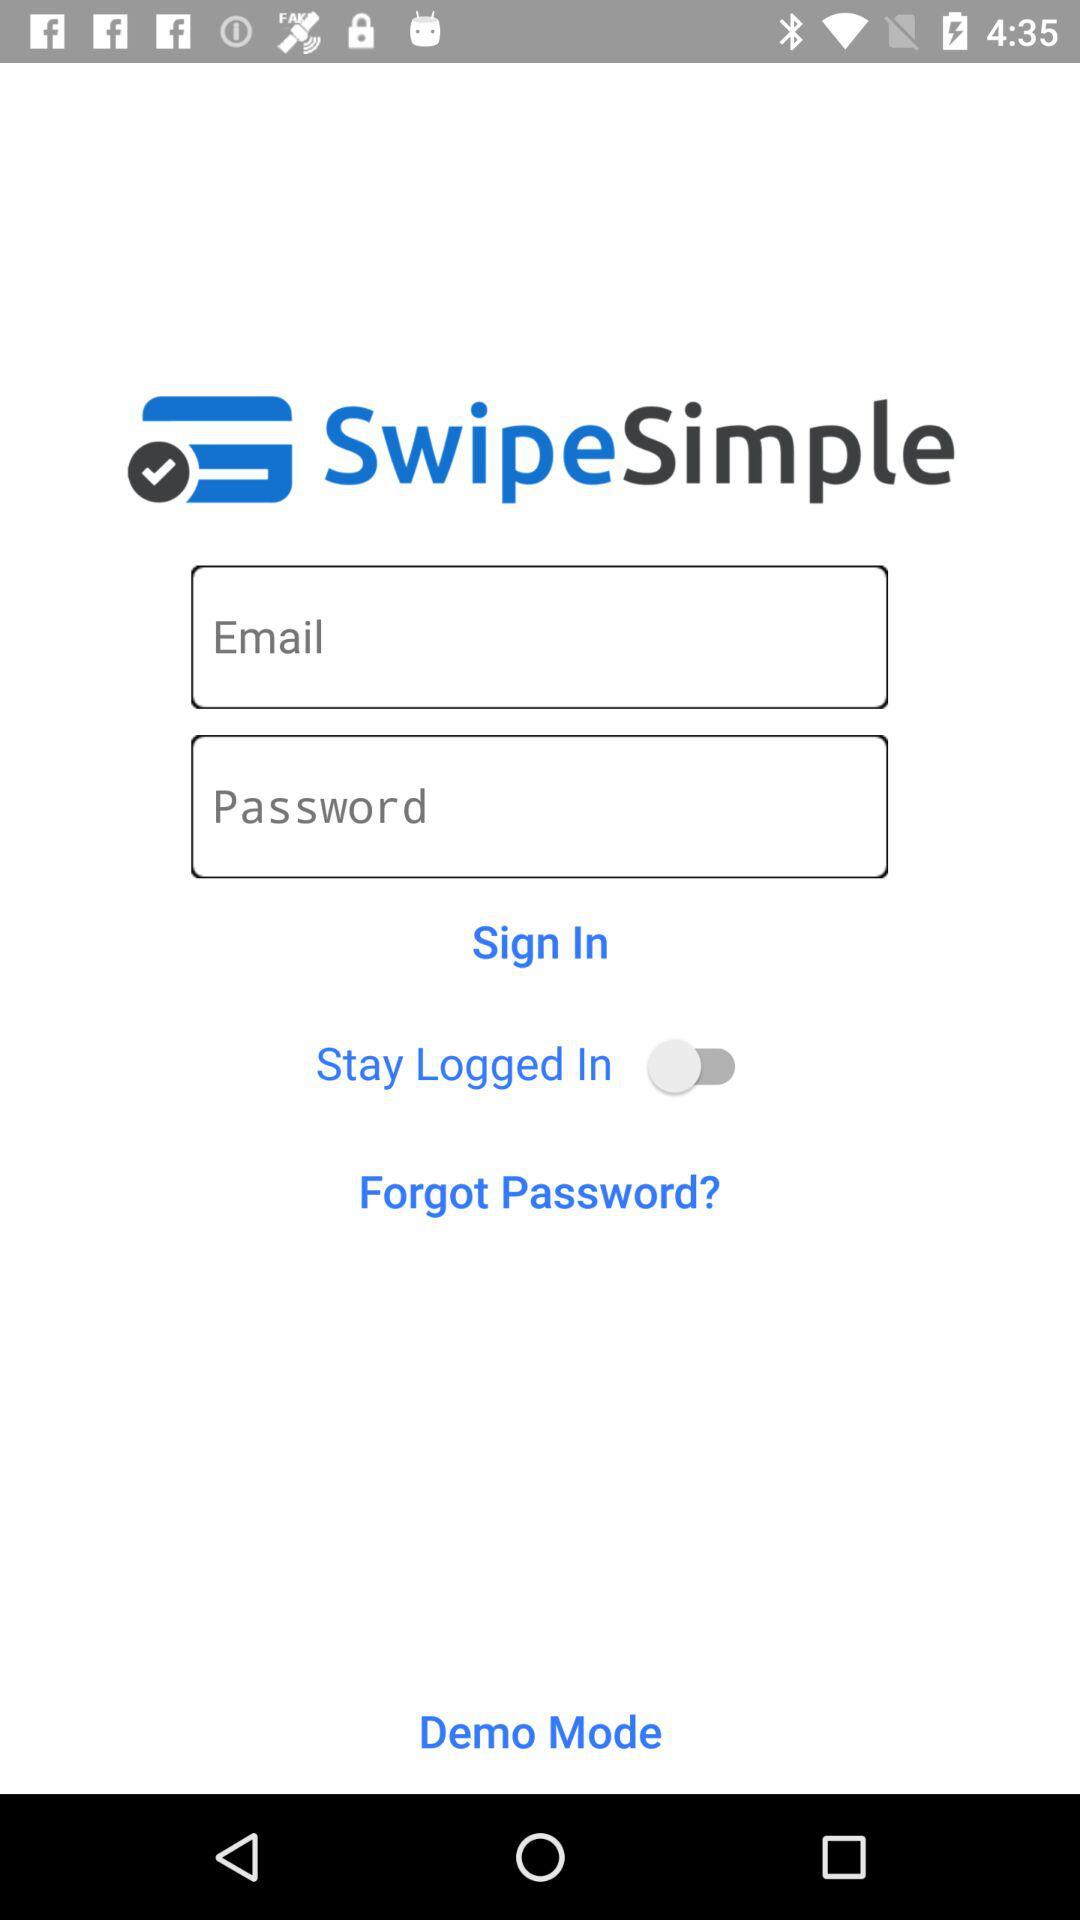 The height and width of the screenshot is (1920, 1080). Describe the element at coordinates (540, 940) in the screenshot. I see `sign in` at that location.